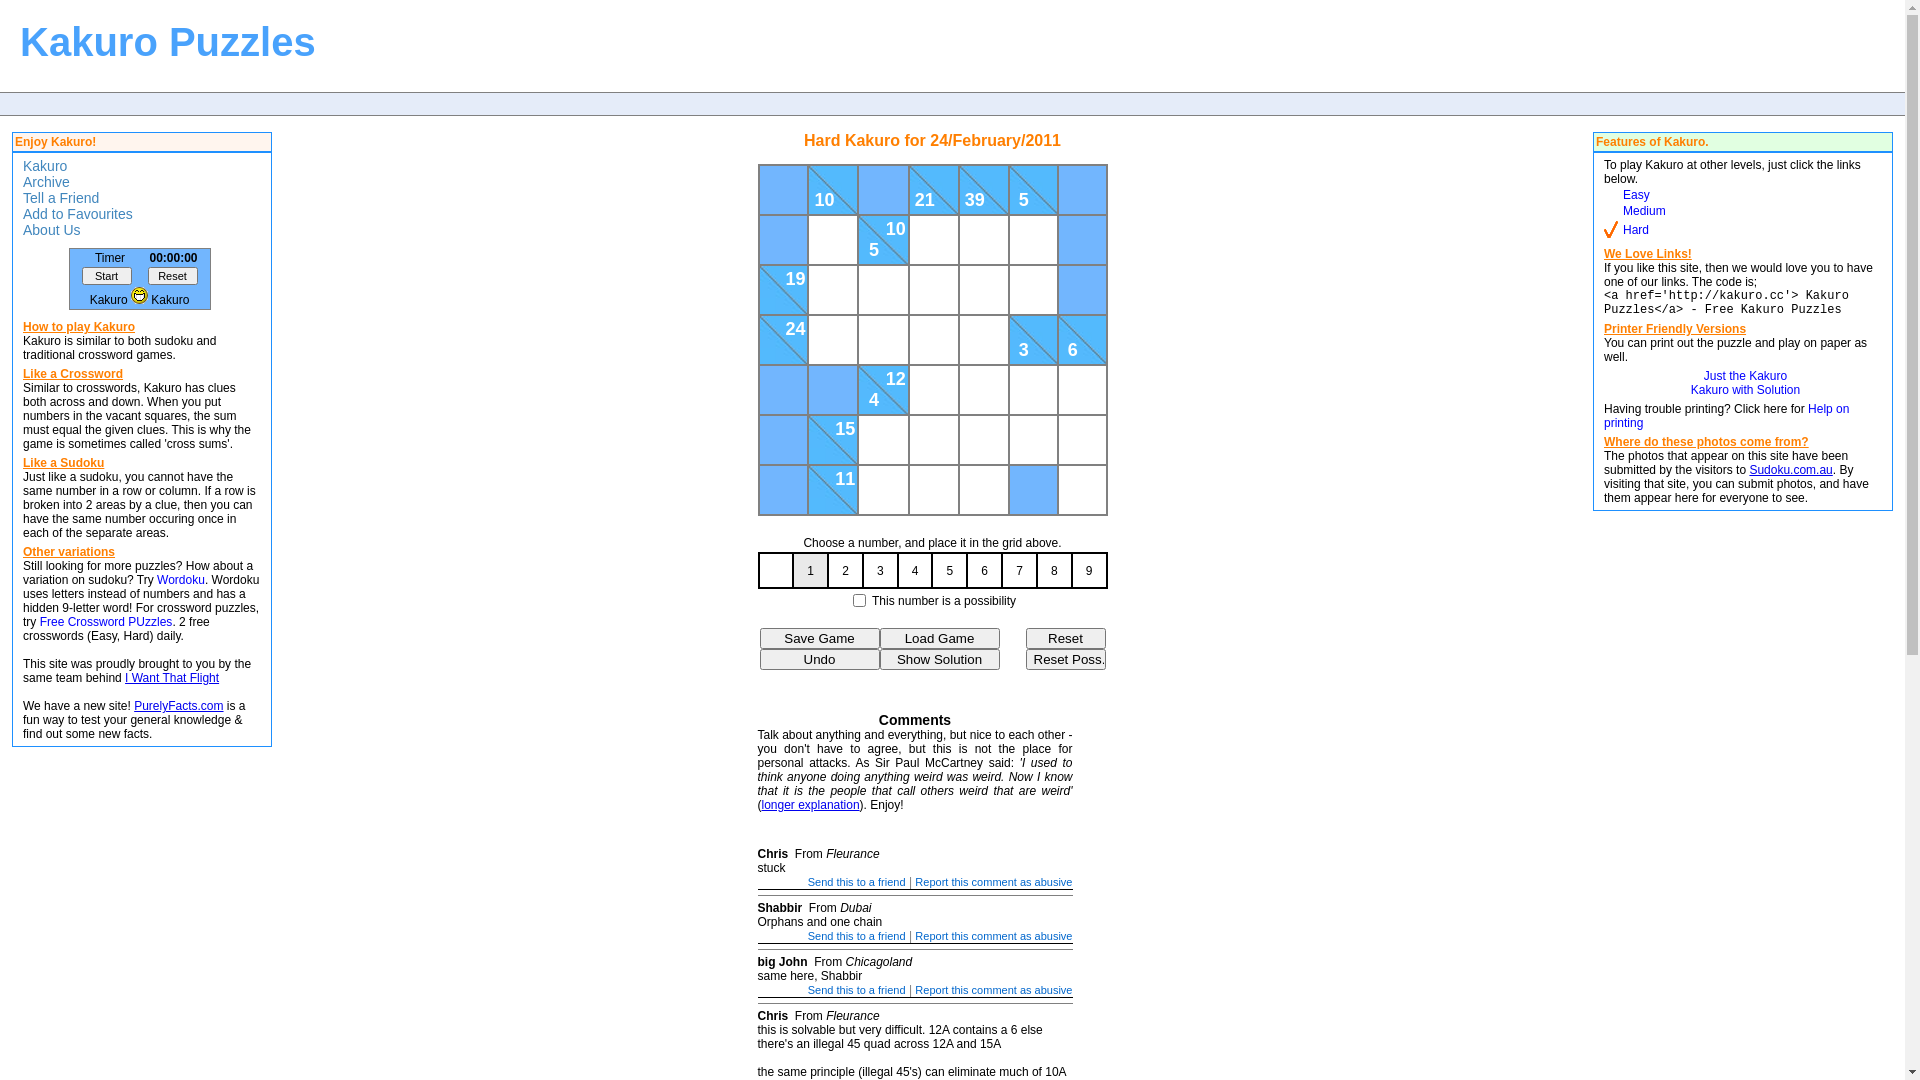 This screenshot has width=1920, height=1080. What do you see at coordinates (123, 677) in the screenshot?
I see `'I Want That Flight'` at bounding box center [123, 677].